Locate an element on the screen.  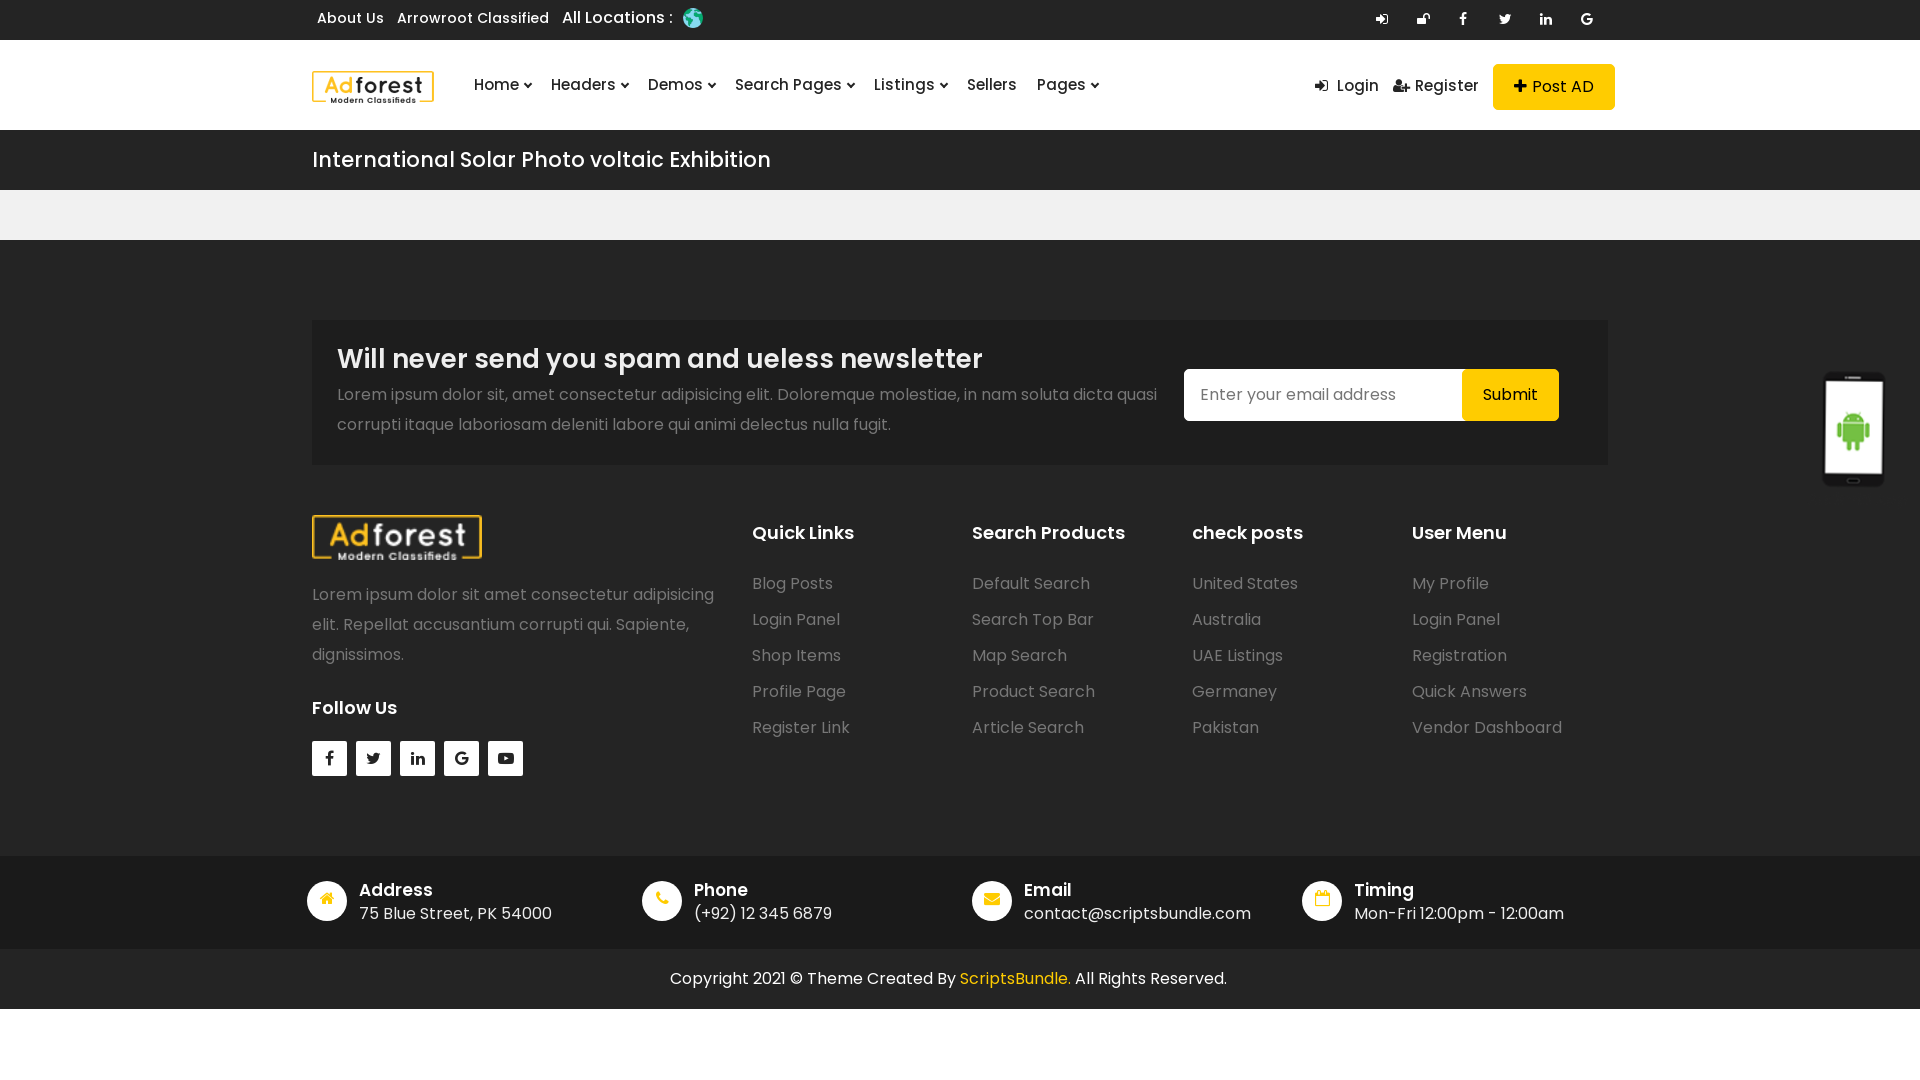
'United States' is located at coordinates (1243, 583).